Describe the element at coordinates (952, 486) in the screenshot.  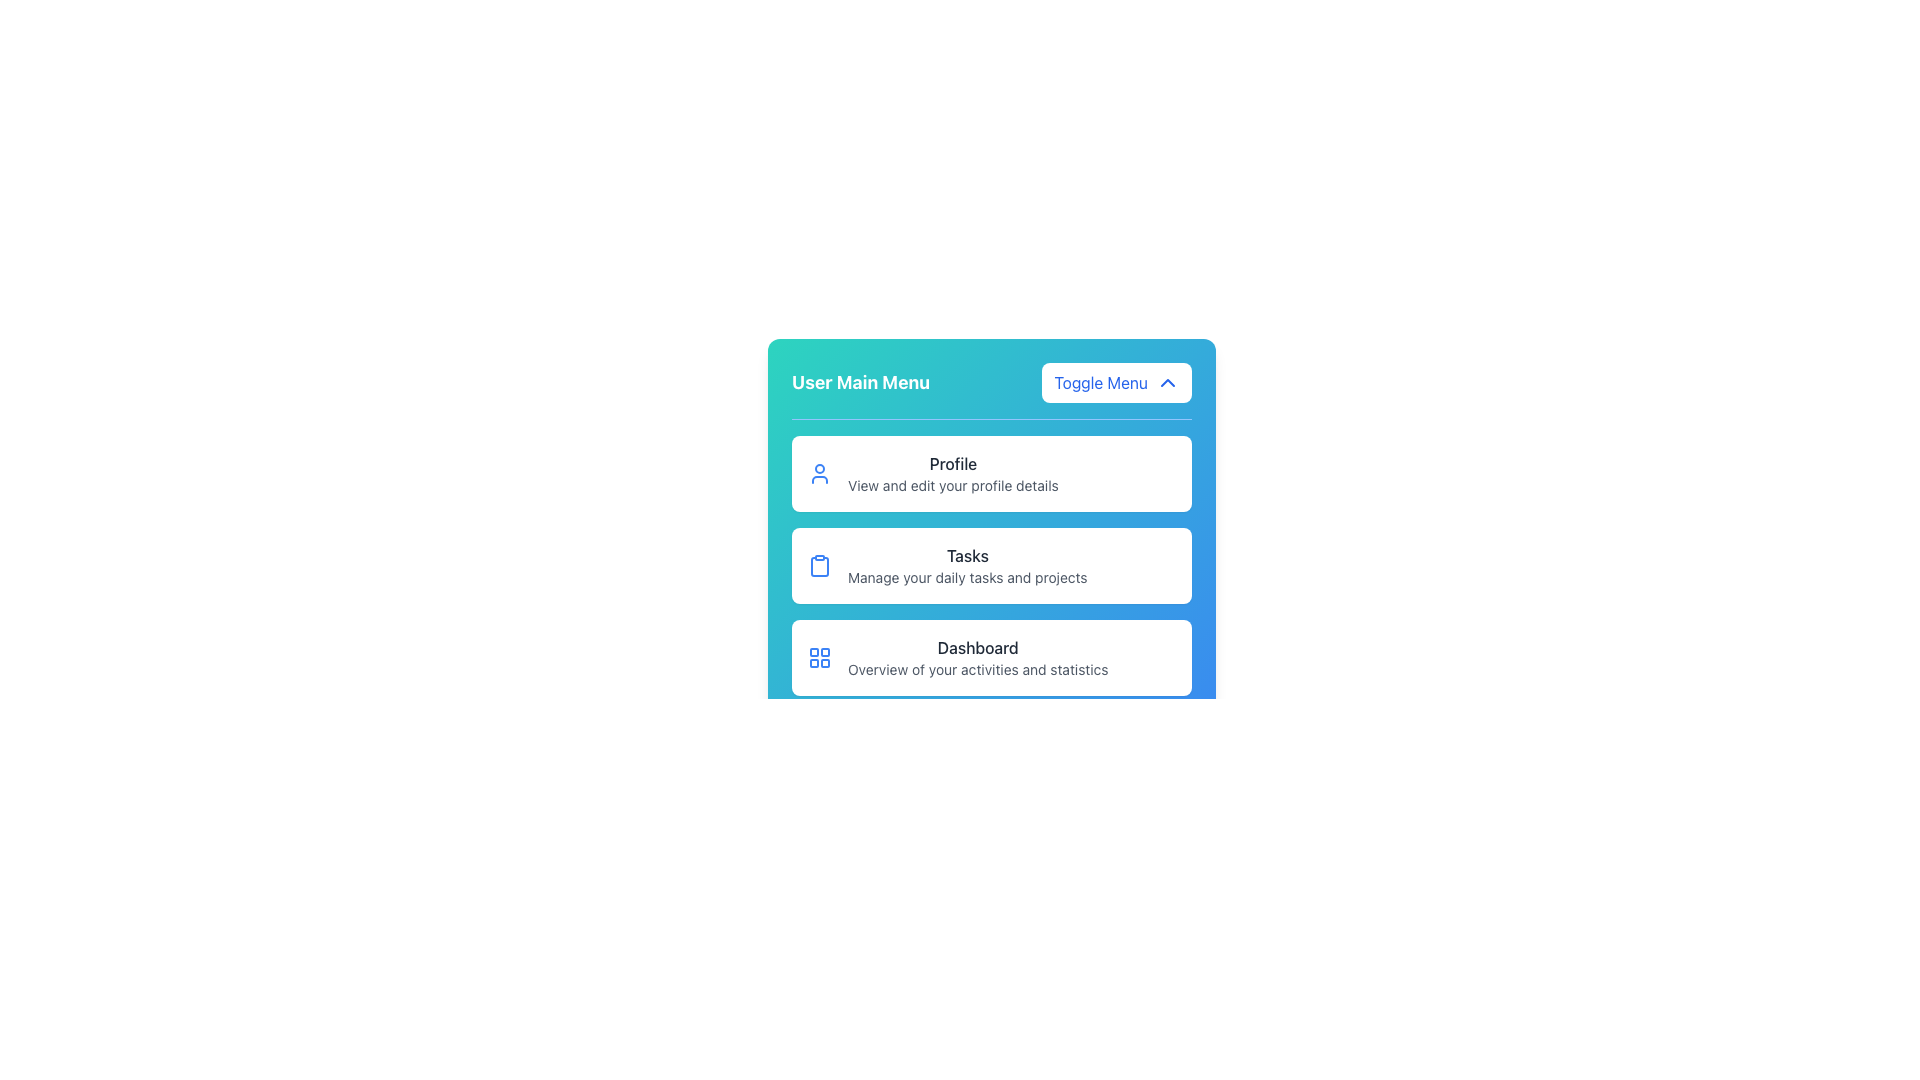
I see `the descriptive Text Label that provides information about the 'Profile' feature, positioned below the 'Profile' text within a vertical menu card` at that location.